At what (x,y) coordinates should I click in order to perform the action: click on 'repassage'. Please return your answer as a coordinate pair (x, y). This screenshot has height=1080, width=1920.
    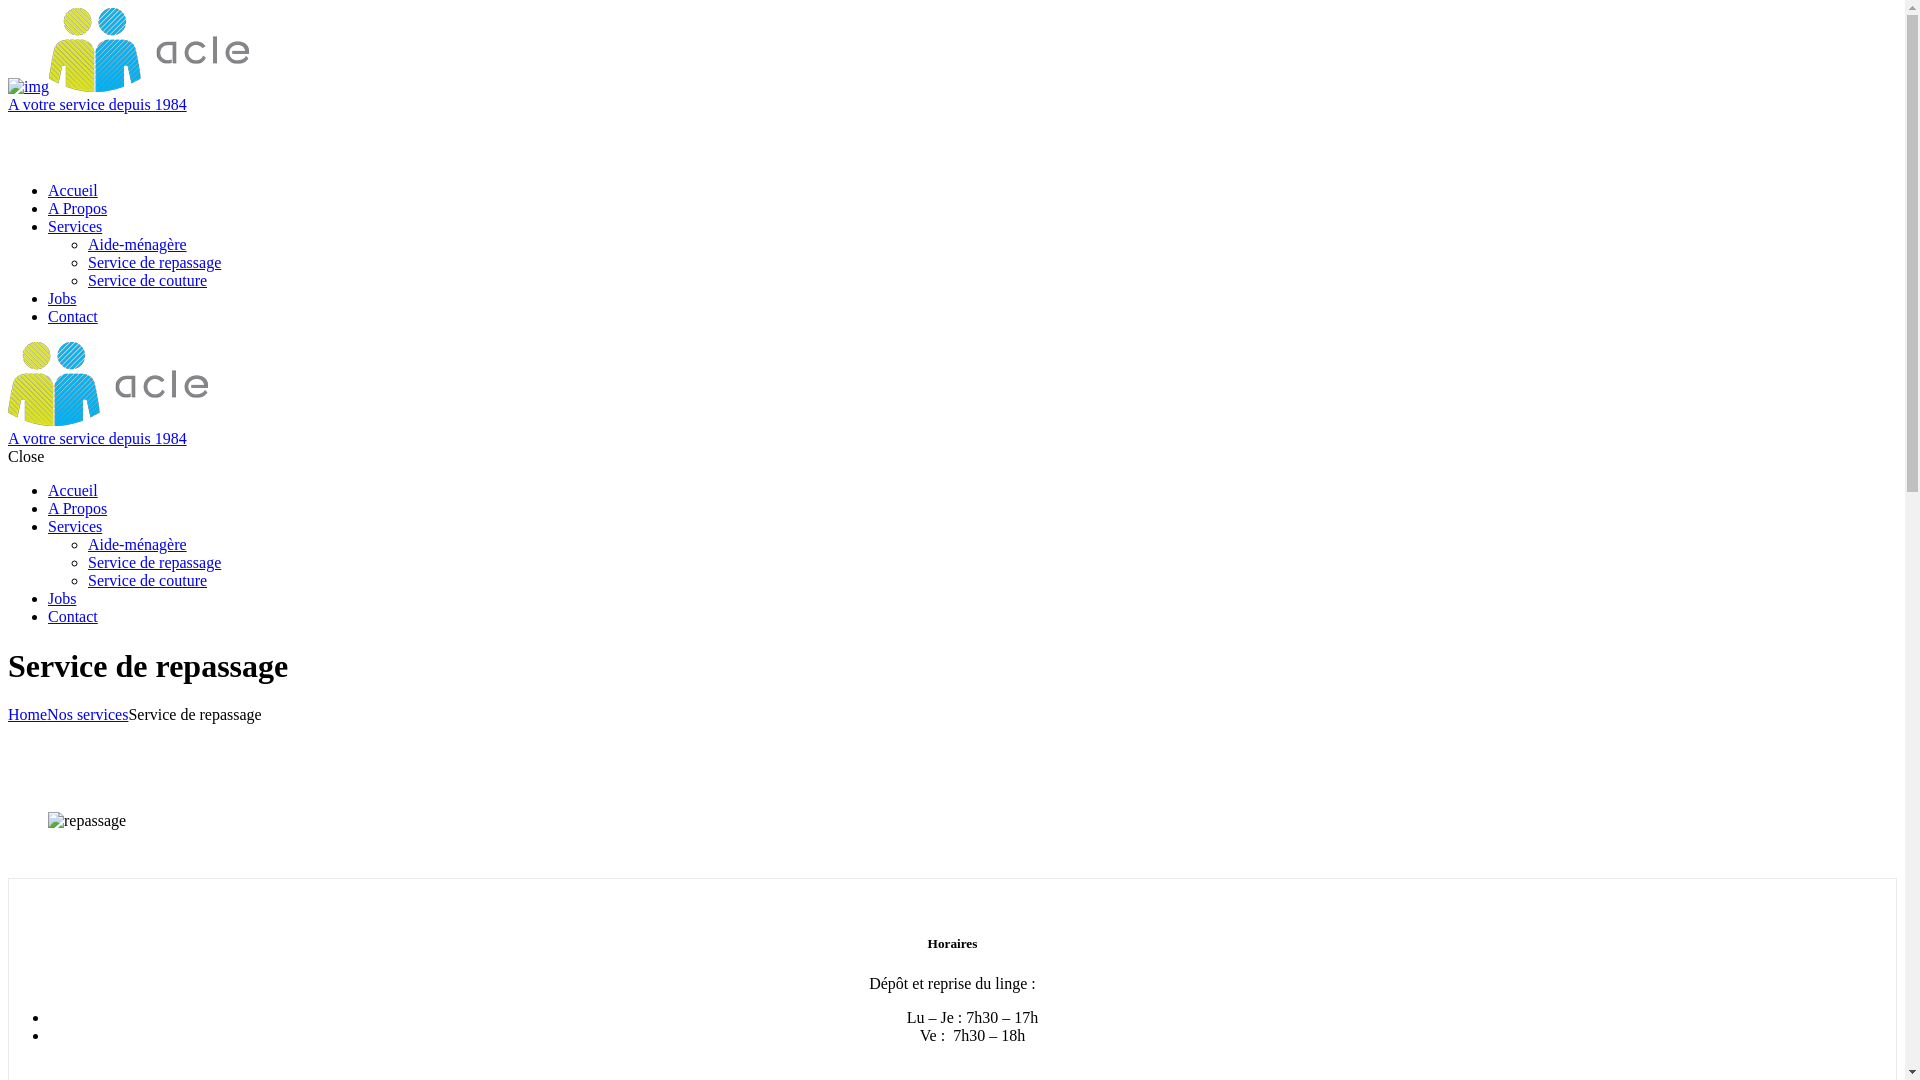
    Looking at the image, I should click on (85, 821).